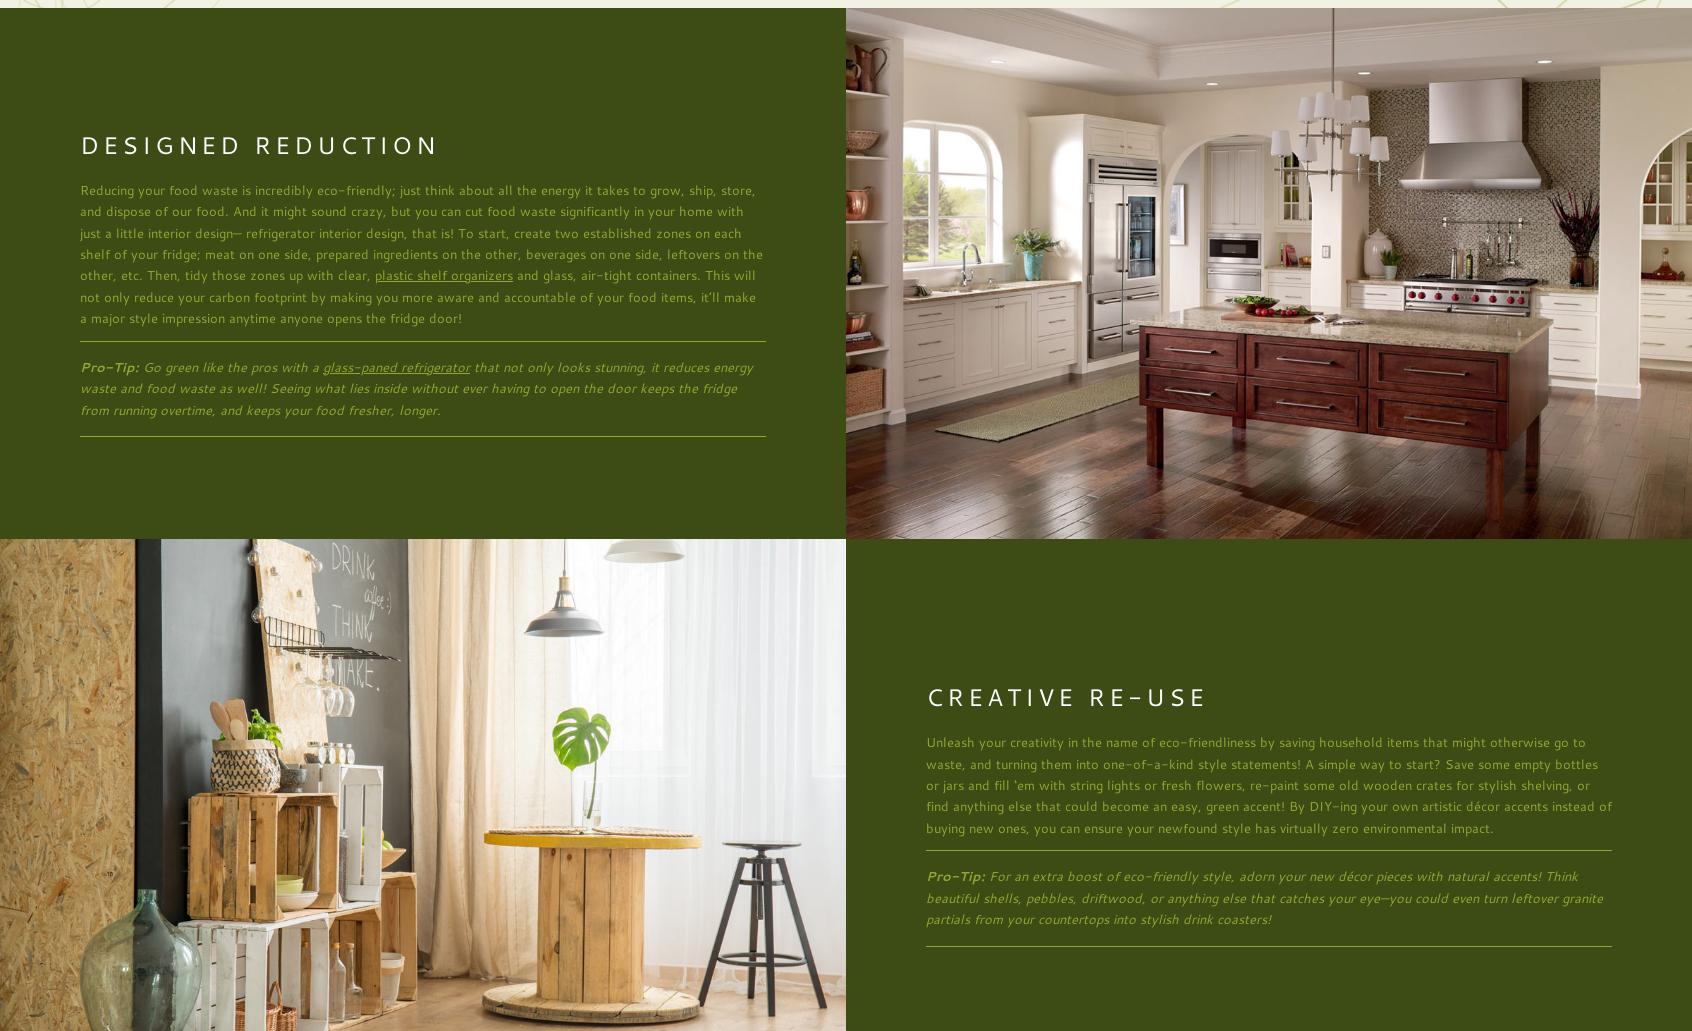 Image resolution: width=1692 pixels, height=1031 pixels. Describe the element at coordinates (1269, 783) in the screenshot. I see `'Unleash your creativity in the name of eco-friendliness by saving household items that might otherwise go to waste, and turning them into one-of-a-kind style statements! A simple way to start? Save some empty bottles or jars and fill ‘em with string lights or fresh flowers, re-paint some old wooden crates for stylish shelving, or find anything else that could become an easy, green accent! By DIY-ing your own artistic décor accents instead of buying new ones, you can ensure your newfound style has virtually zero environmental impact.'` at that location.